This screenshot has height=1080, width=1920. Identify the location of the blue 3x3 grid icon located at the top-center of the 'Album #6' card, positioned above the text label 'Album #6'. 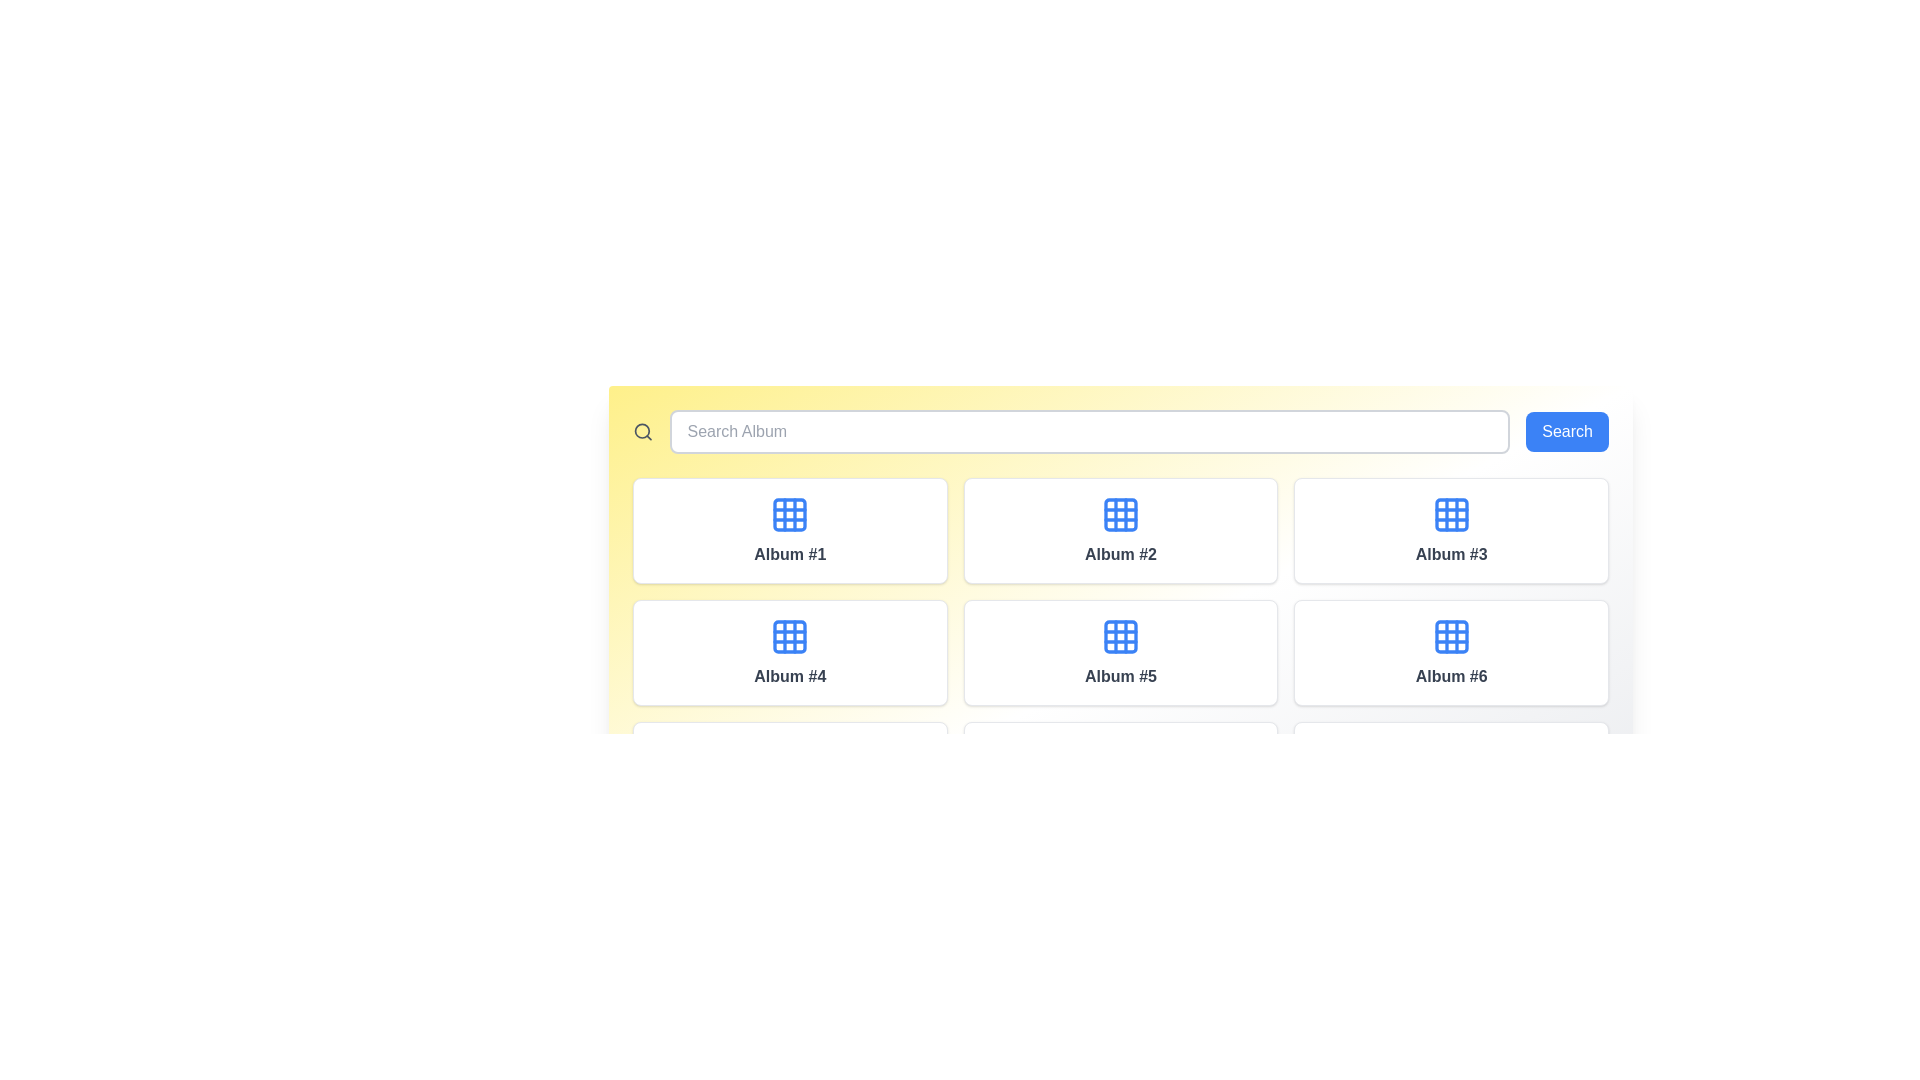
(1451, 636).